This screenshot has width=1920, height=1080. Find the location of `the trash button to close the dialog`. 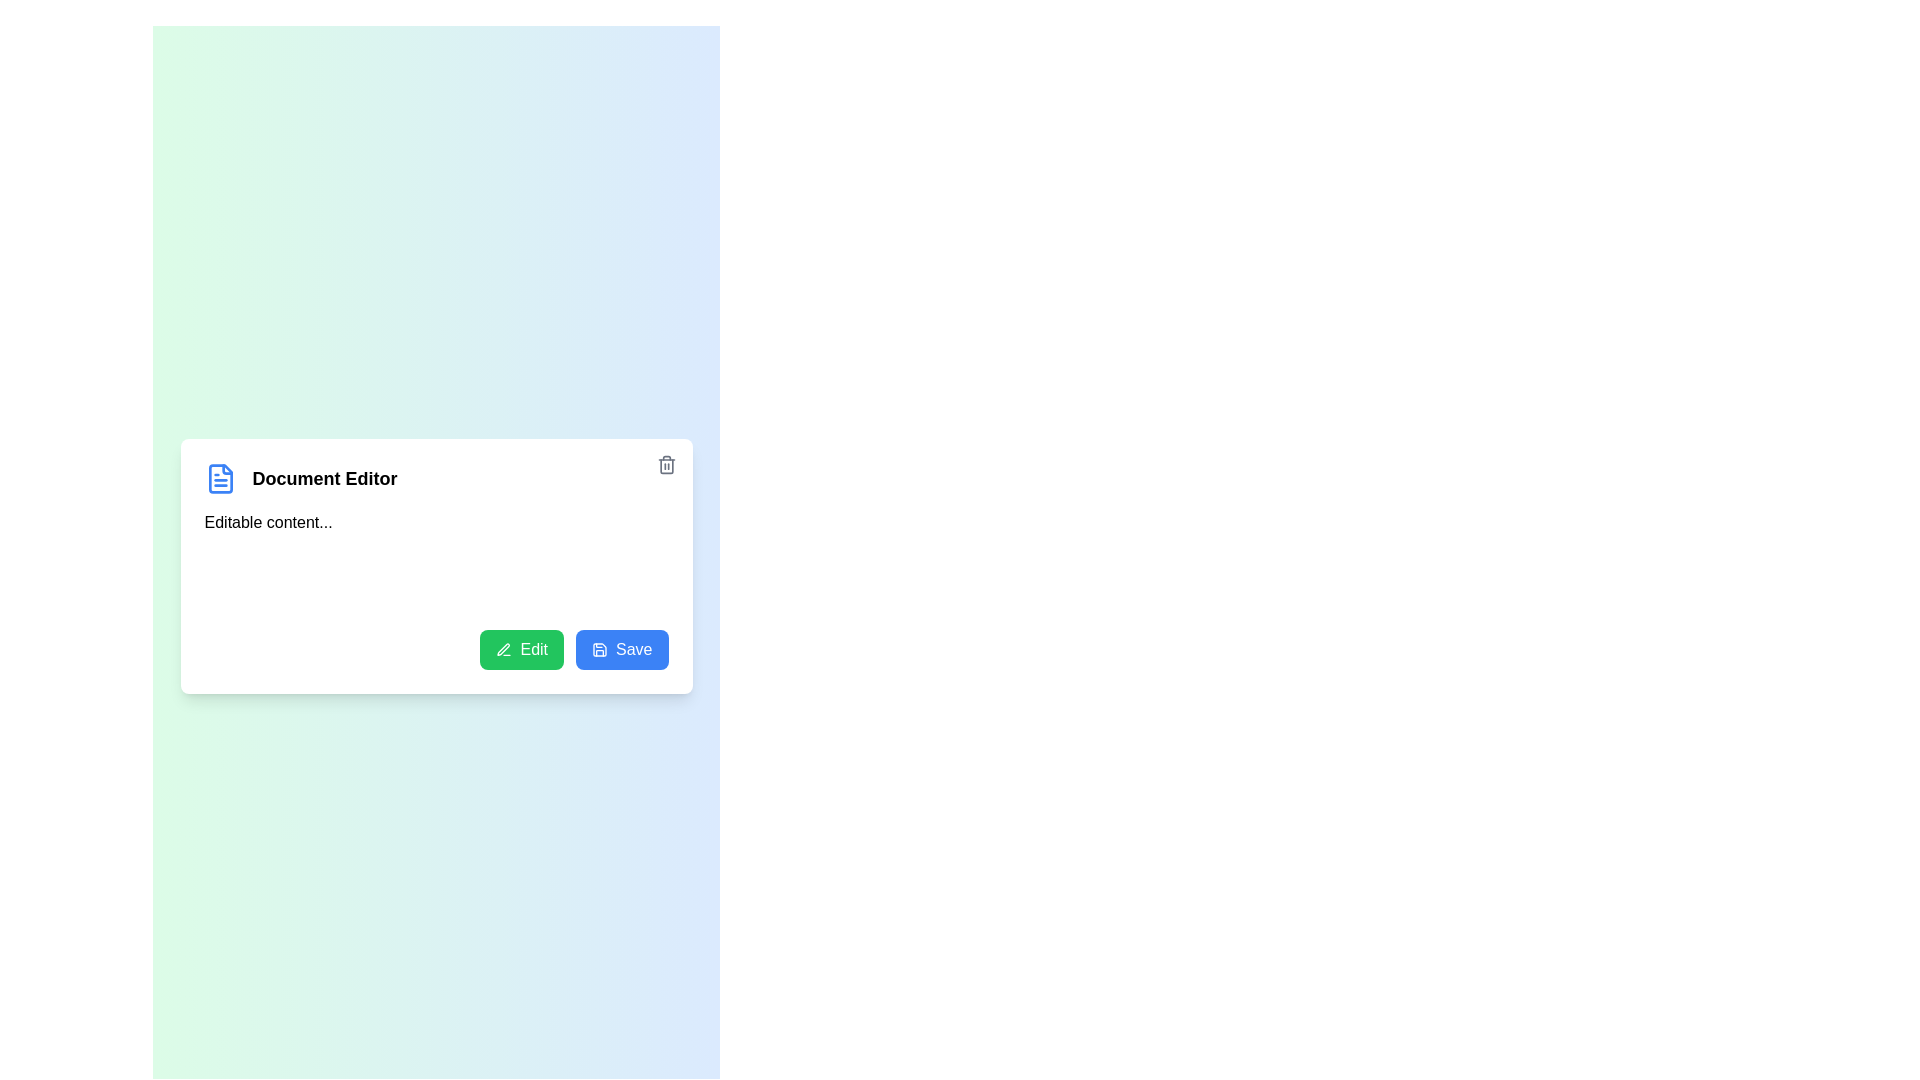

the trash button to close the dialog is located at coordinates (666, 464).